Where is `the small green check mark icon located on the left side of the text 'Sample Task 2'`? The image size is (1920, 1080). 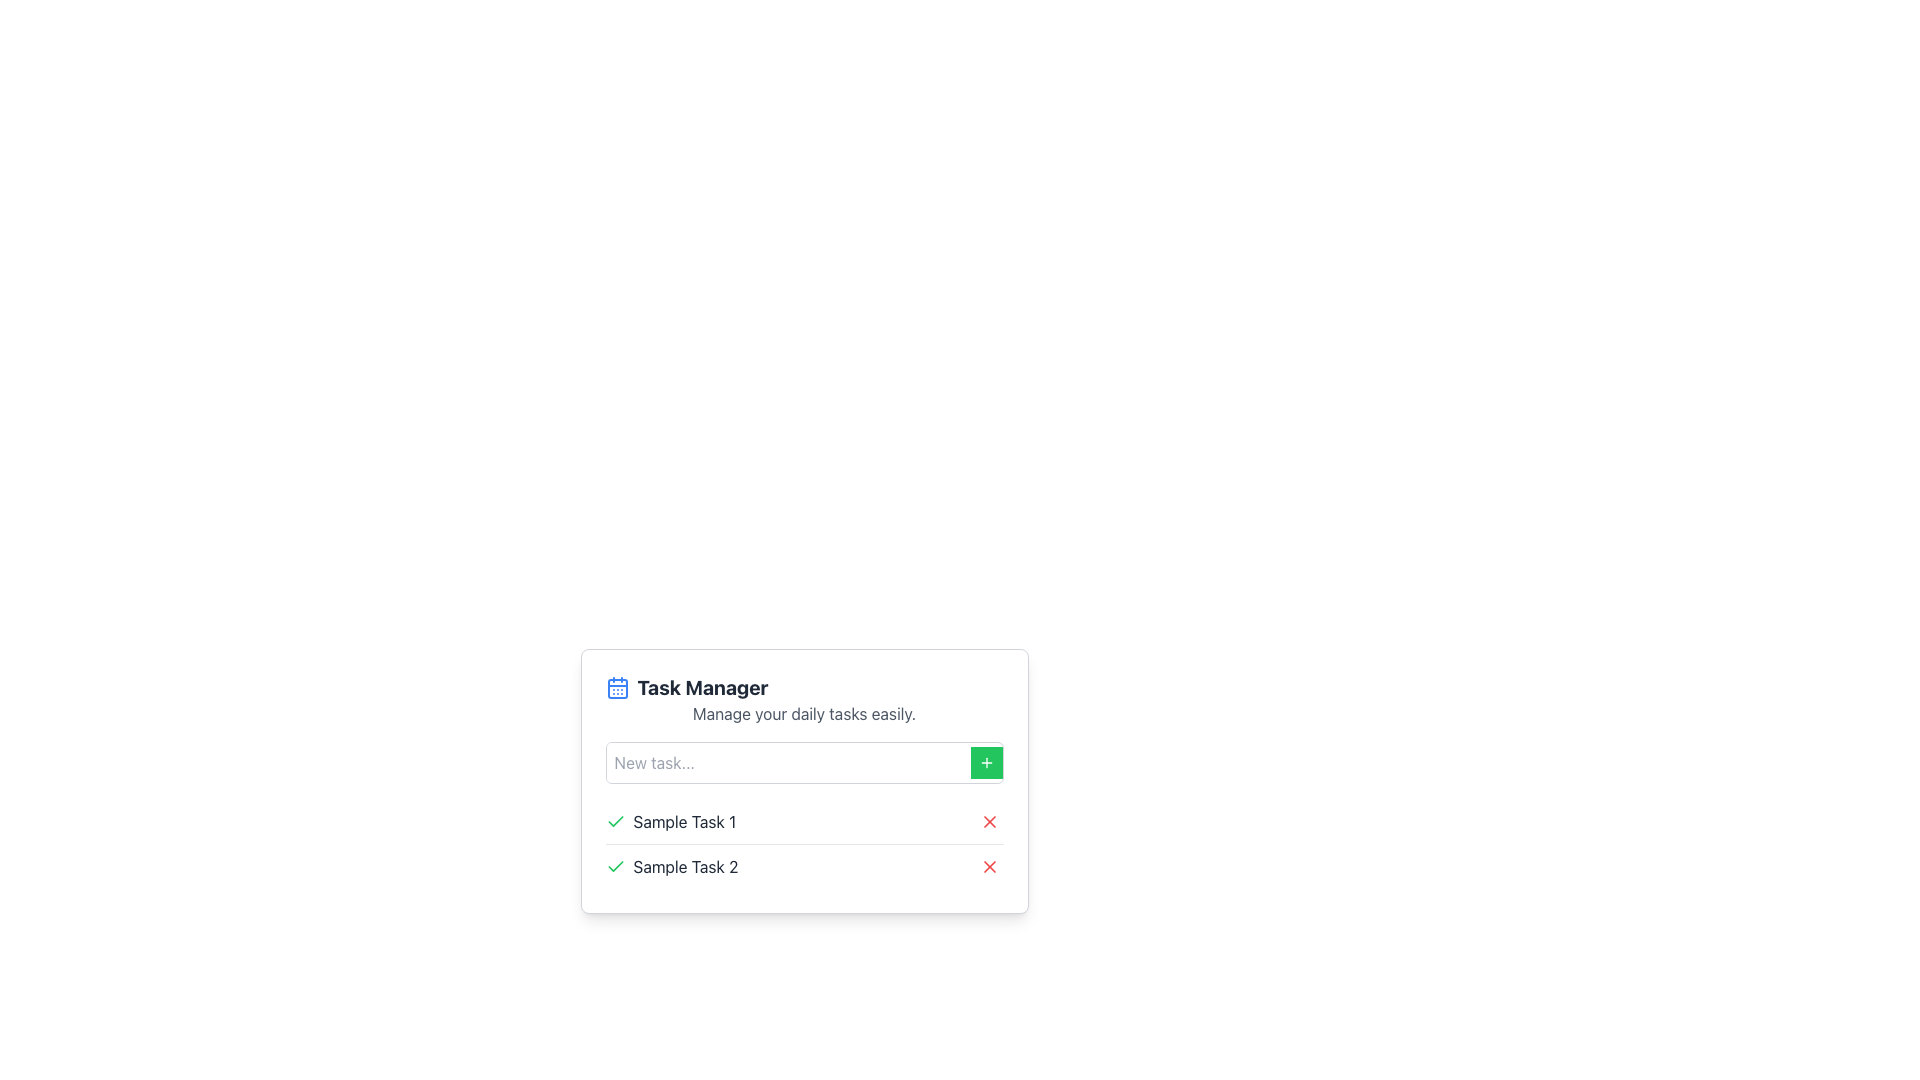 the small green check mark icon located on the left side of the text 'Sample Task 2' is located at coordinates (614, 866).